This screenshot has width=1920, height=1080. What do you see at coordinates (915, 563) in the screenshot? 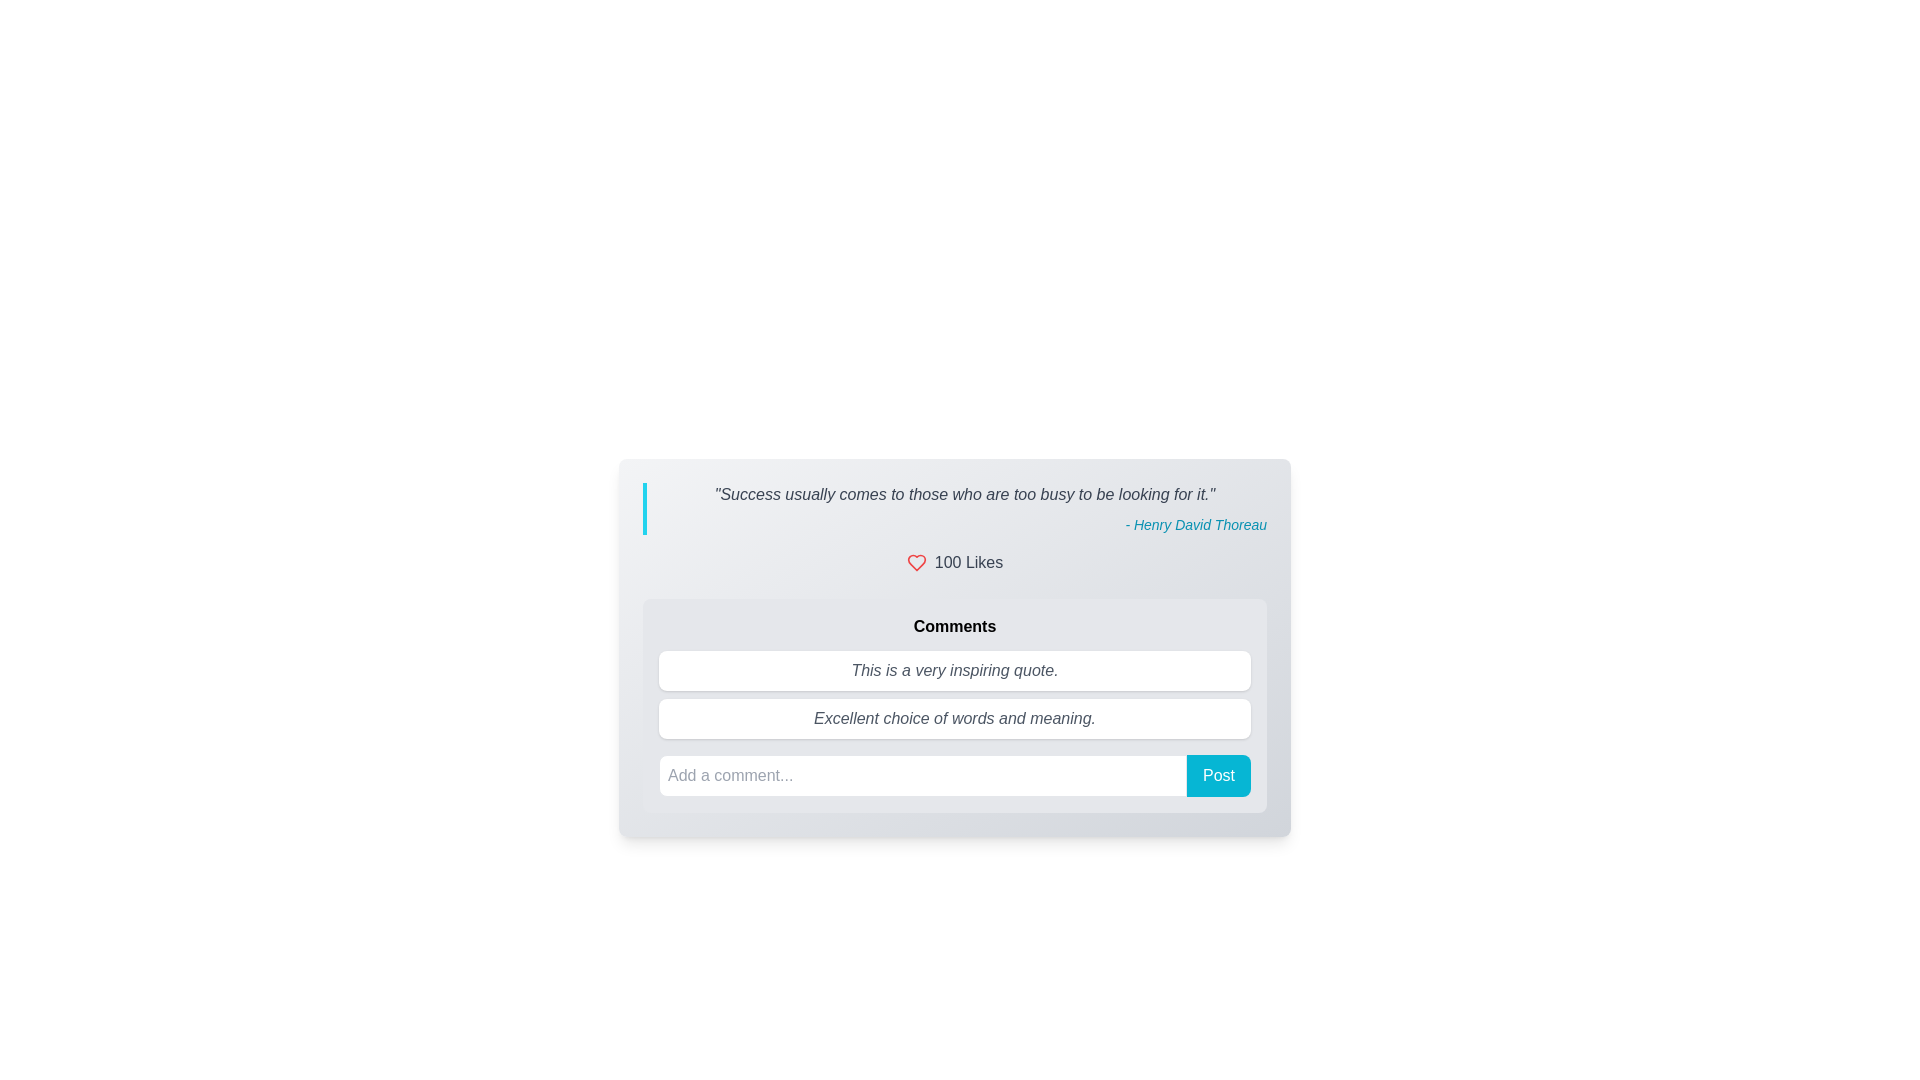
I see `the red heart icon, which indicates the like status, located near the text '100 Likes'` at bounding box center [915, 563].